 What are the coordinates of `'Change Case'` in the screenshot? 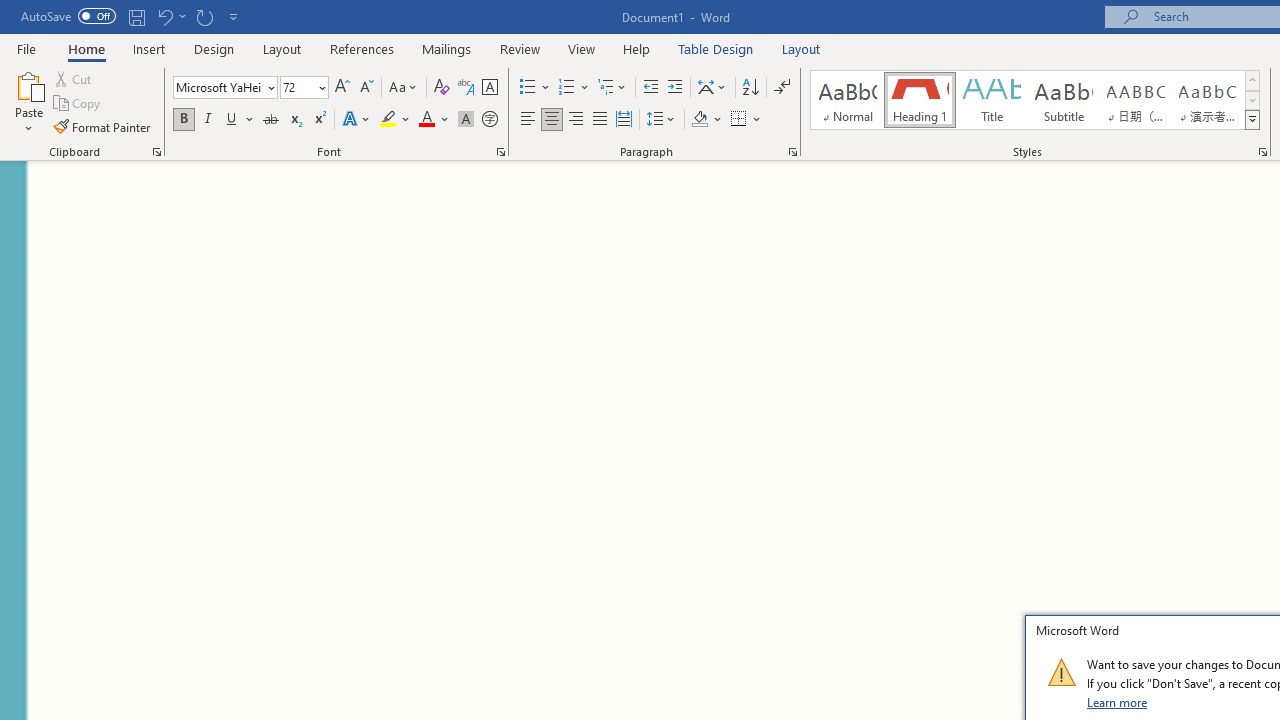 It's located at (403, 86).